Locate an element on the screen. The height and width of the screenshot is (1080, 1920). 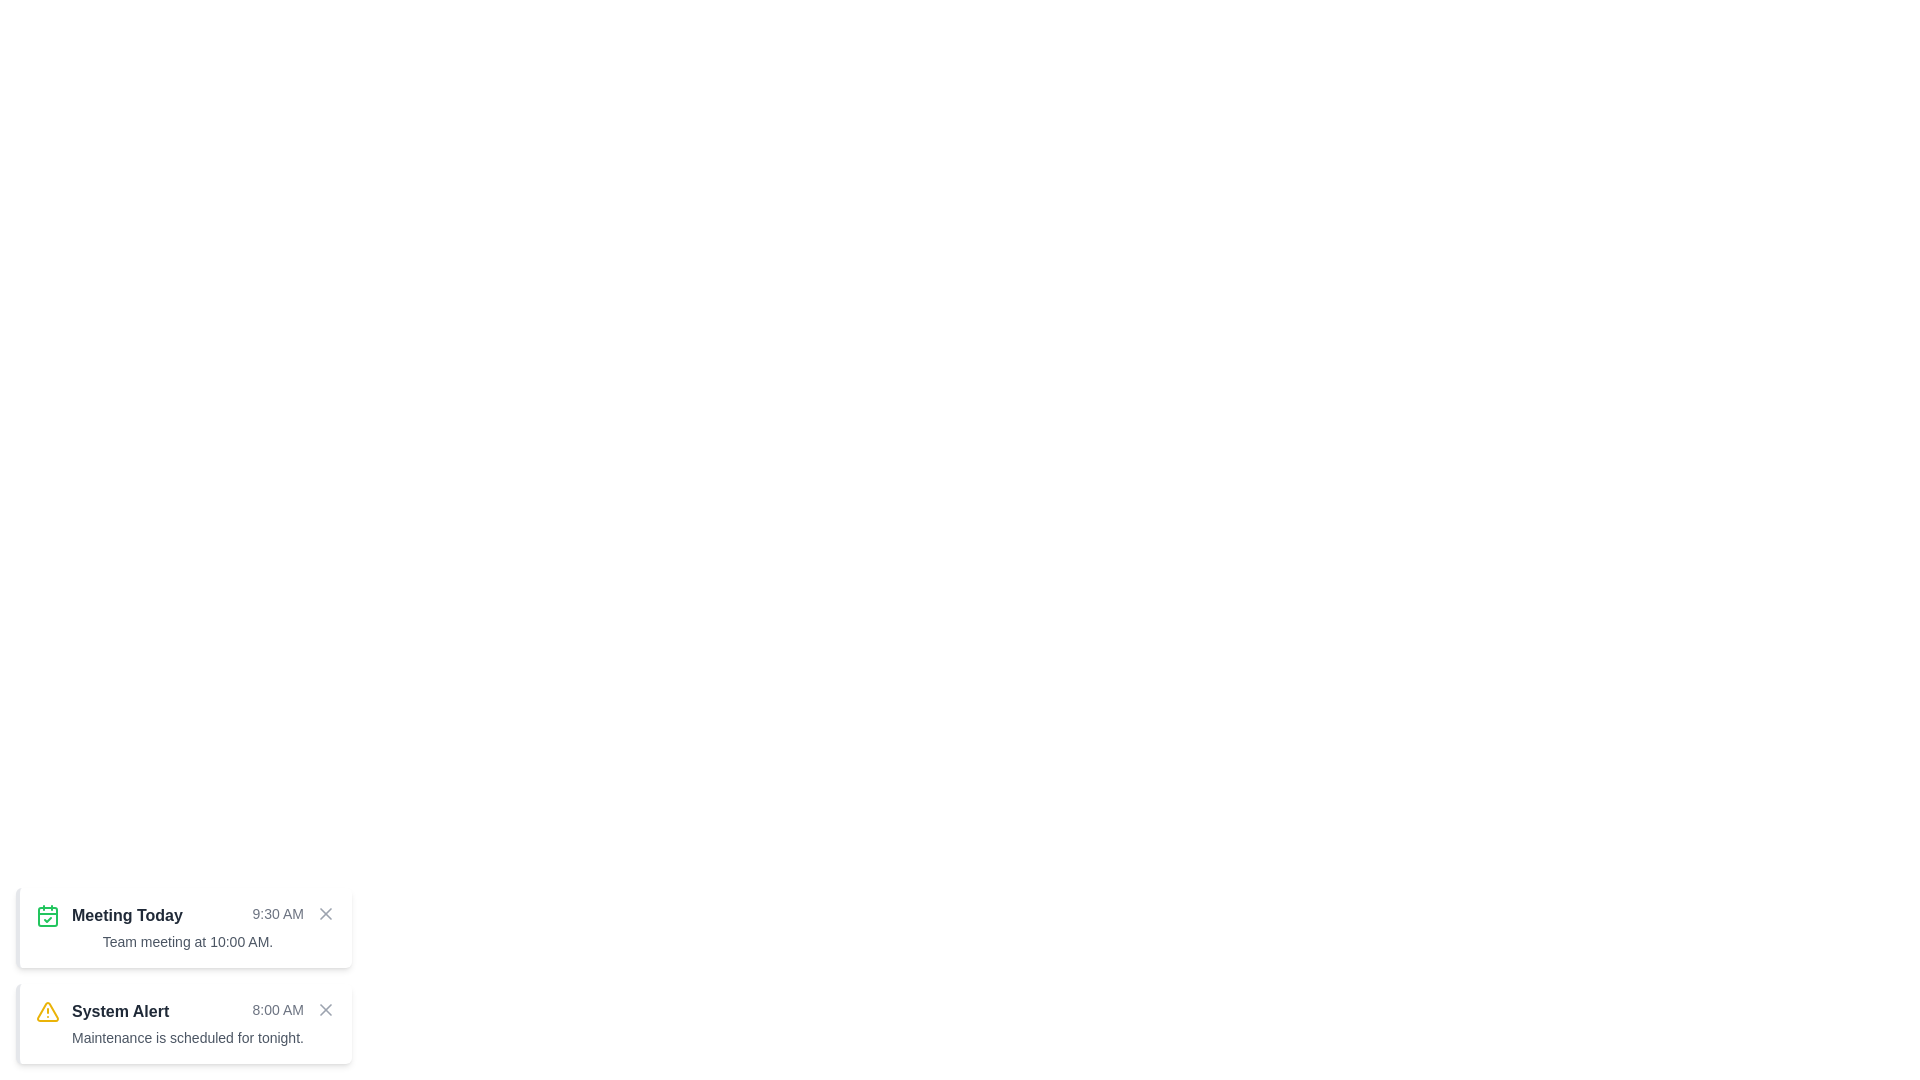
the descriptive text located below the 'System Alert' header within the alert card, which provides additional information about the notification is located at coordinates (187, 1036).